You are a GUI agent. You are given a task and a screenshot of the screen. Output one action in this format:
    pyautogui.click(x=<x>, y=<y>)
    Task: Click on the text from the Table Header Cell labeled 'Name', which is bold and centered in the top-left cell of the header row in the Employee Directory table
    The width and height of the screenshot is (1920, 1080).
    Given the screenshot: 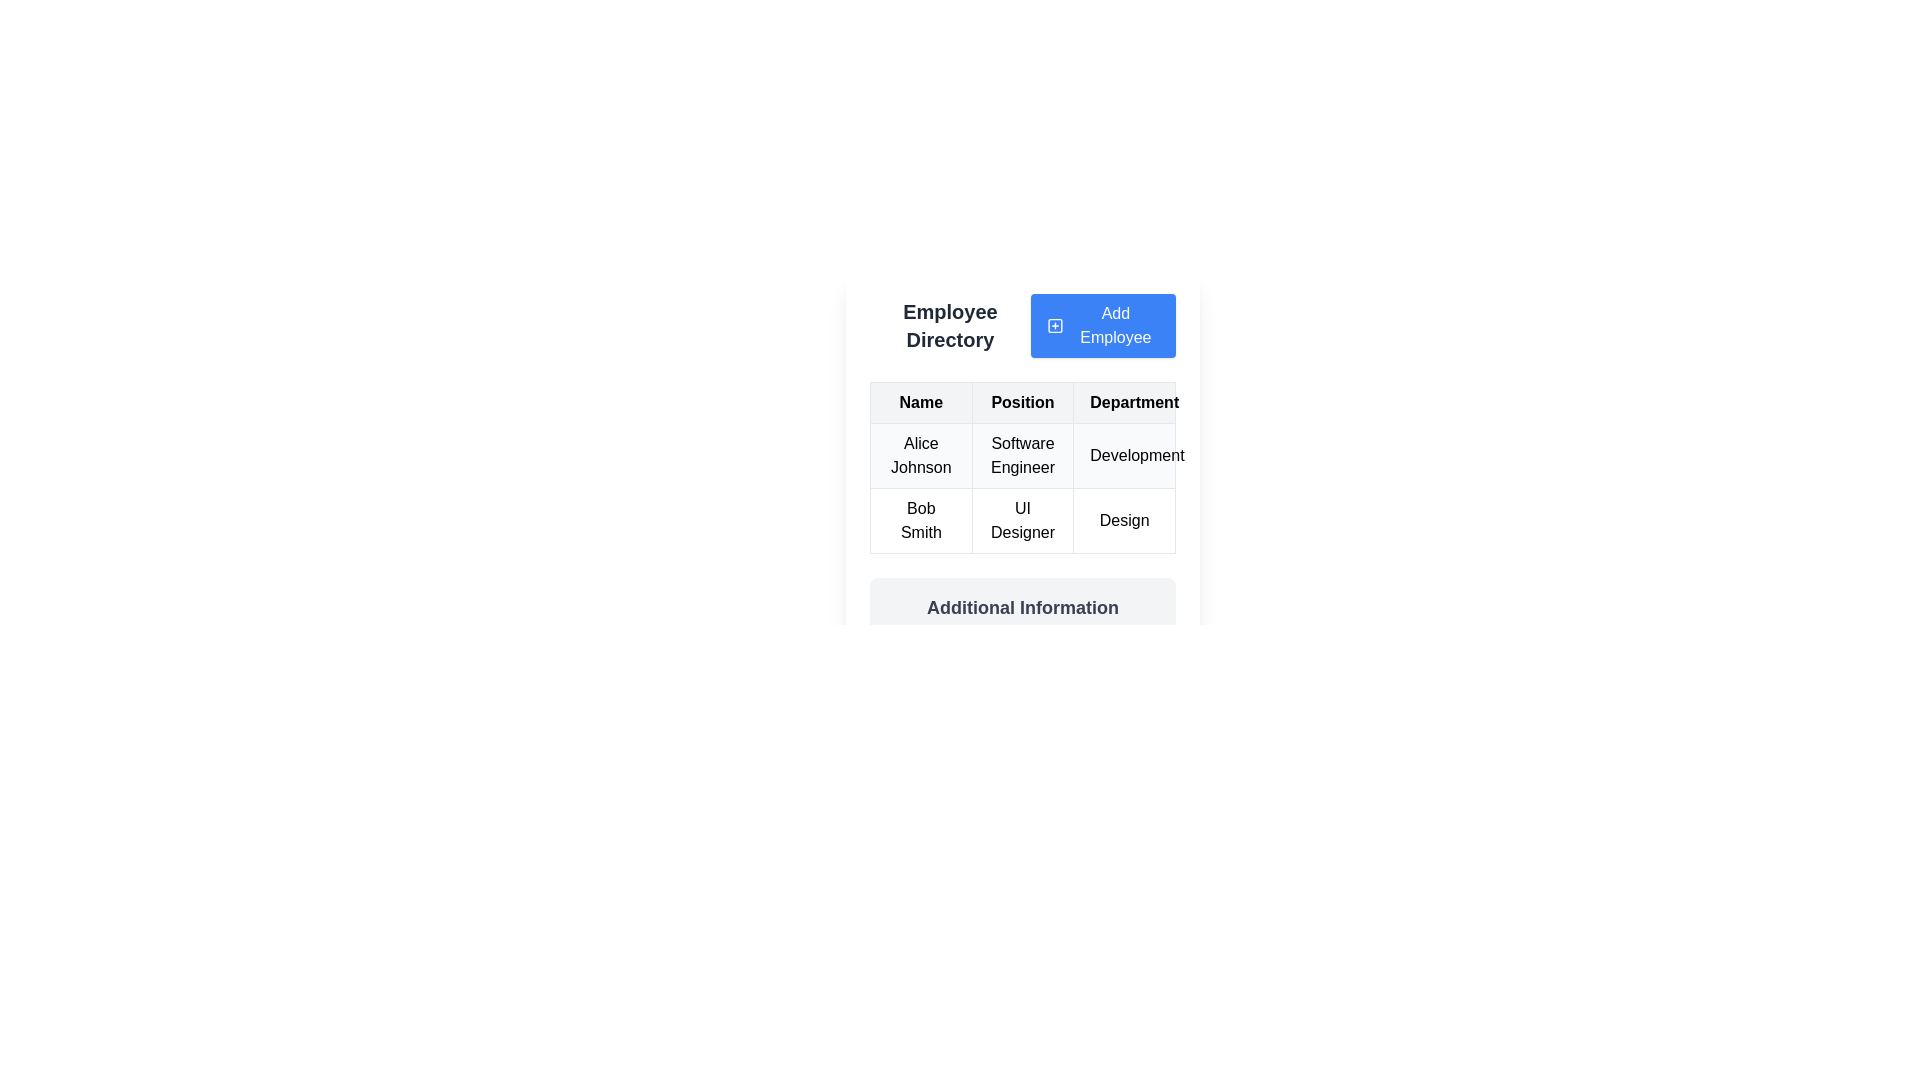 What is the action you would take?
    pyautogui.click(x=920, y=402)
    